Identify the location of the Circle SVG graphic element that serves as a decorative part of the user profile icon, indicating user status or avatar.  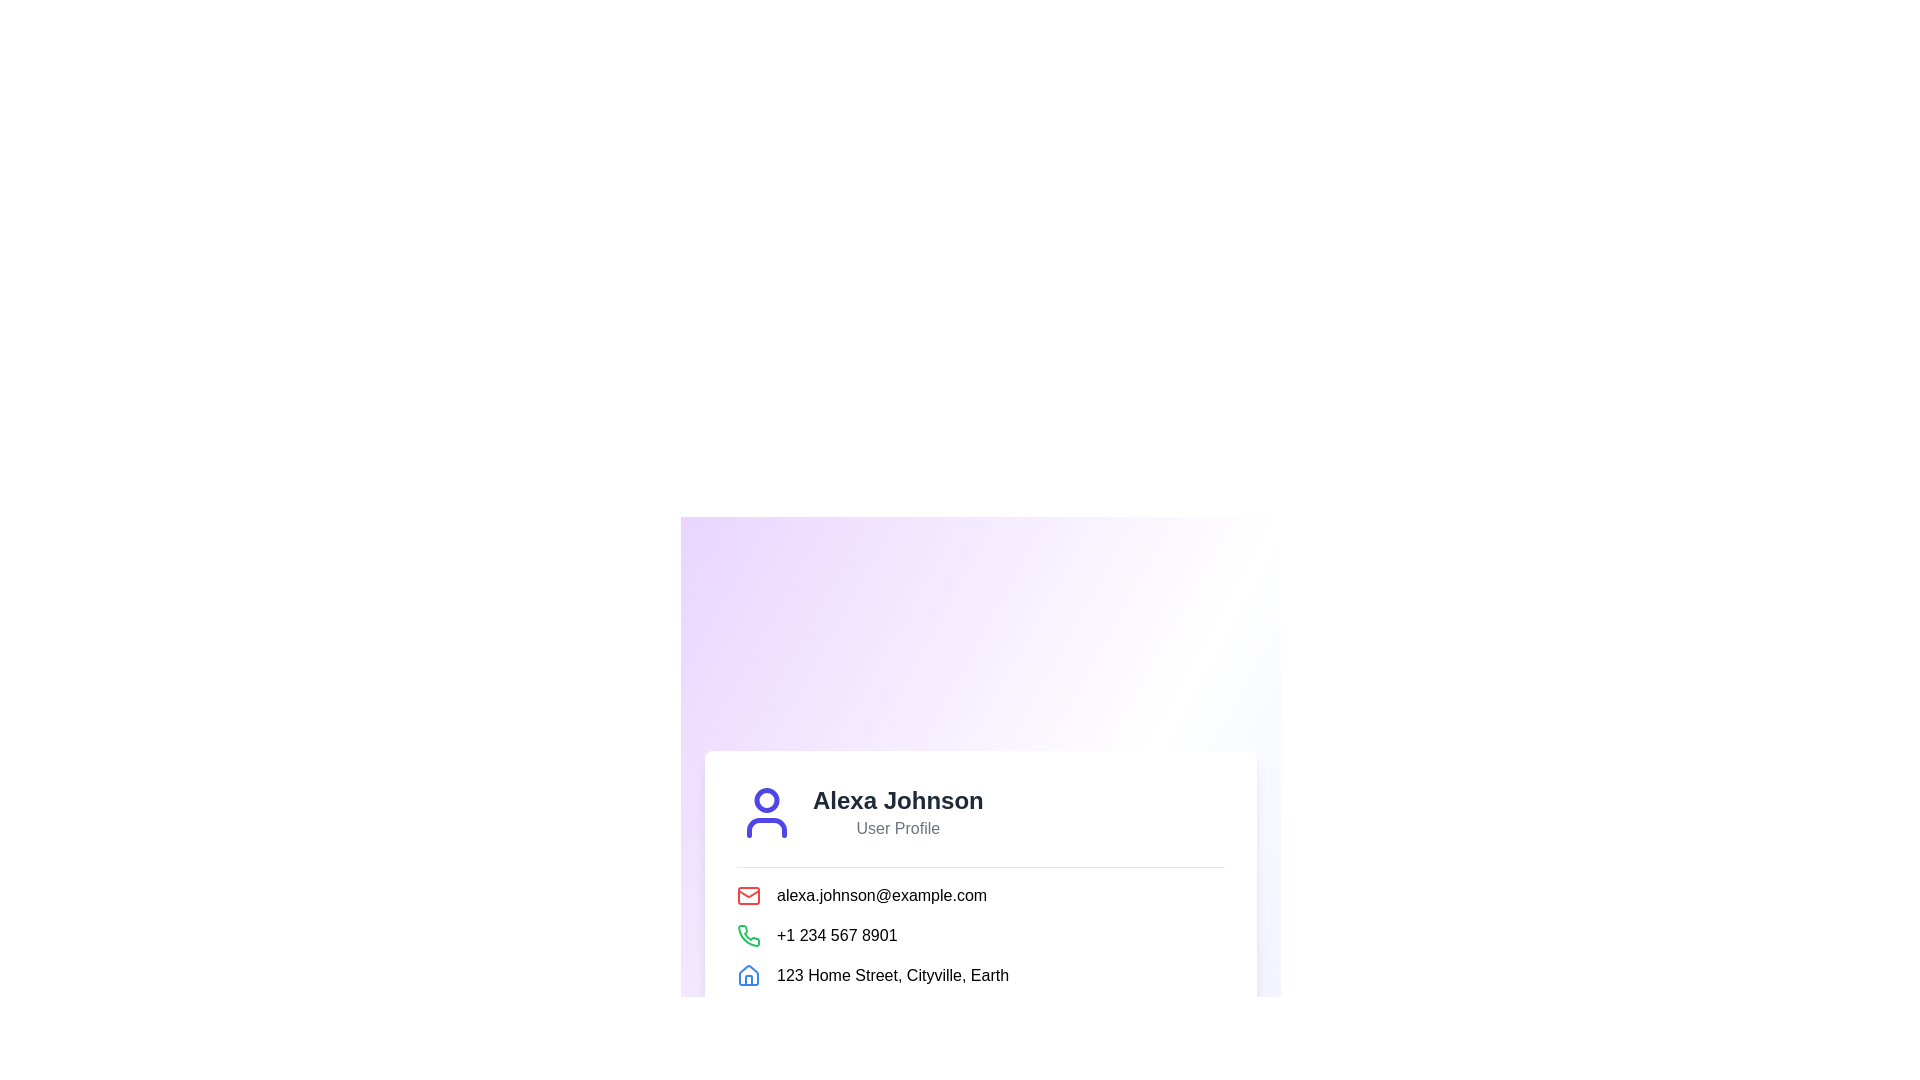
(766, 798).